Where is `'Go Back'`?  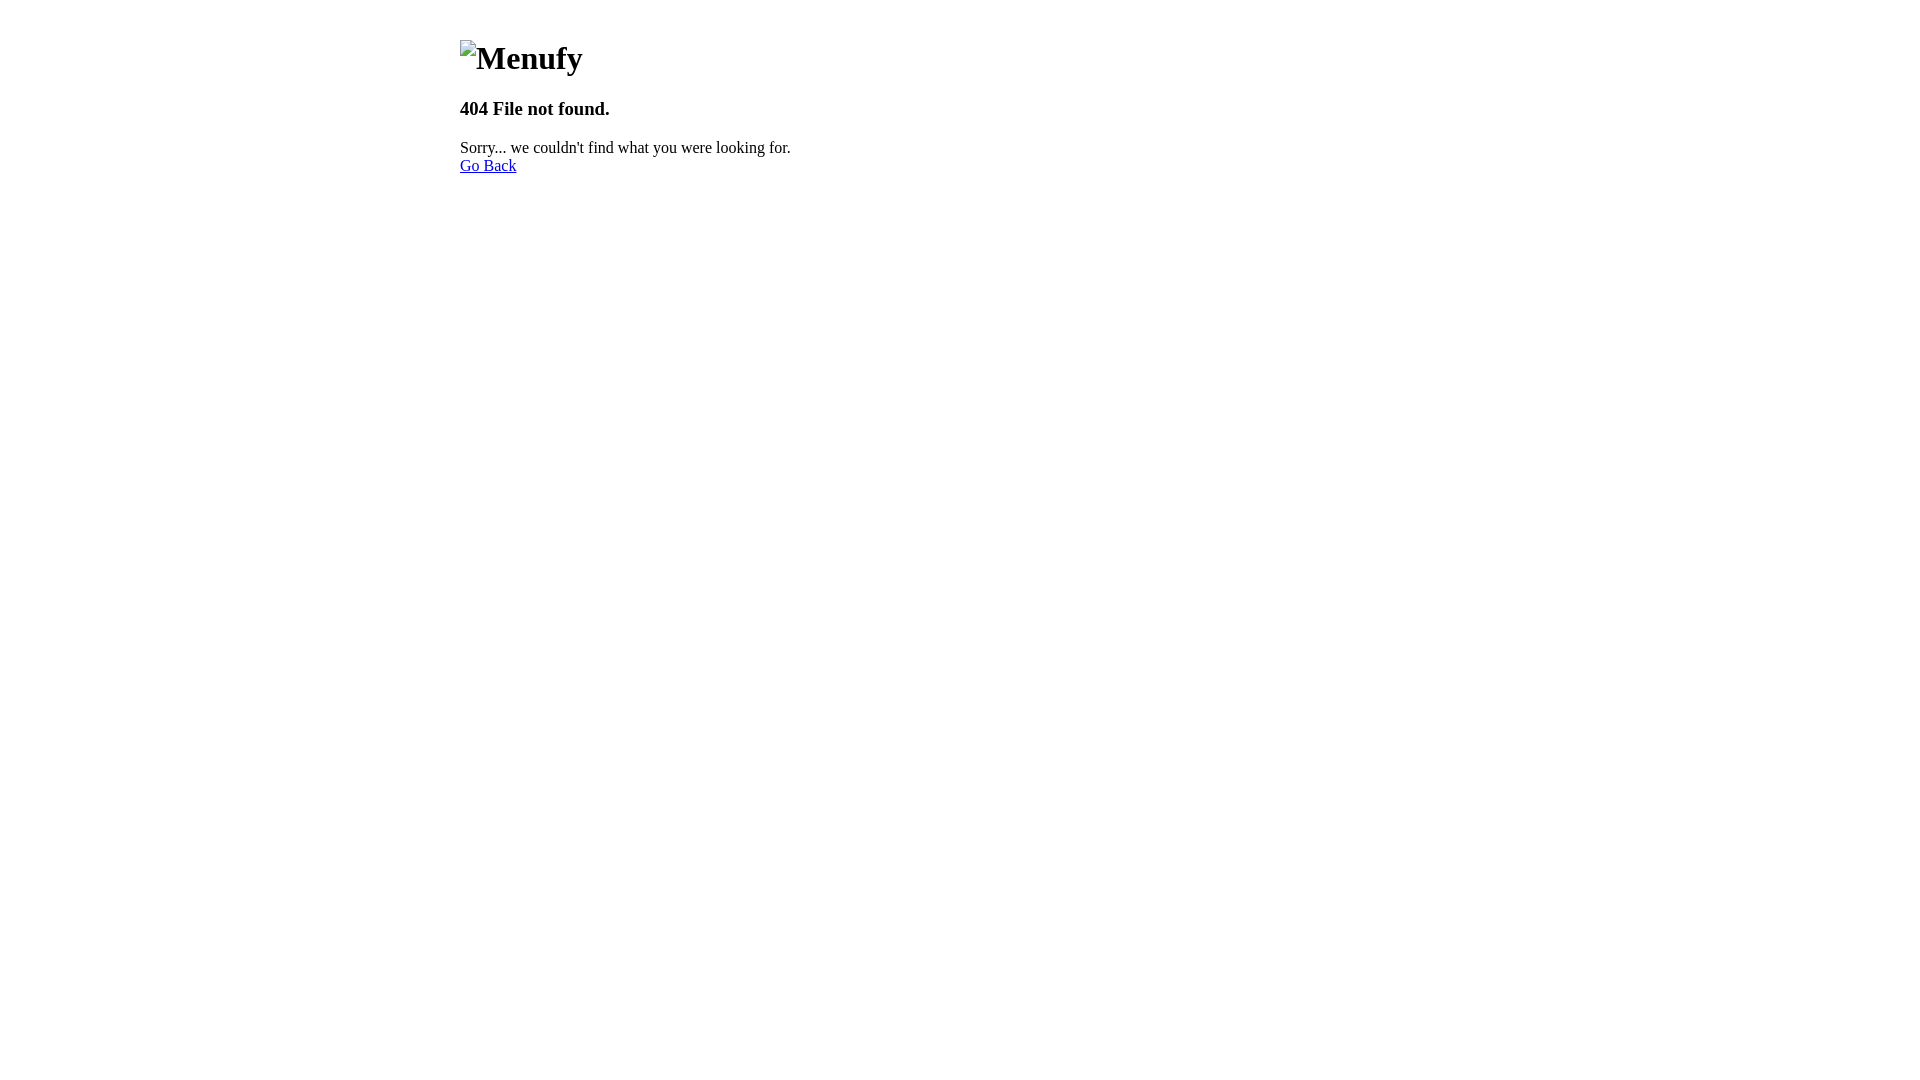 'Go Back' is located at coordinates (488, 164).